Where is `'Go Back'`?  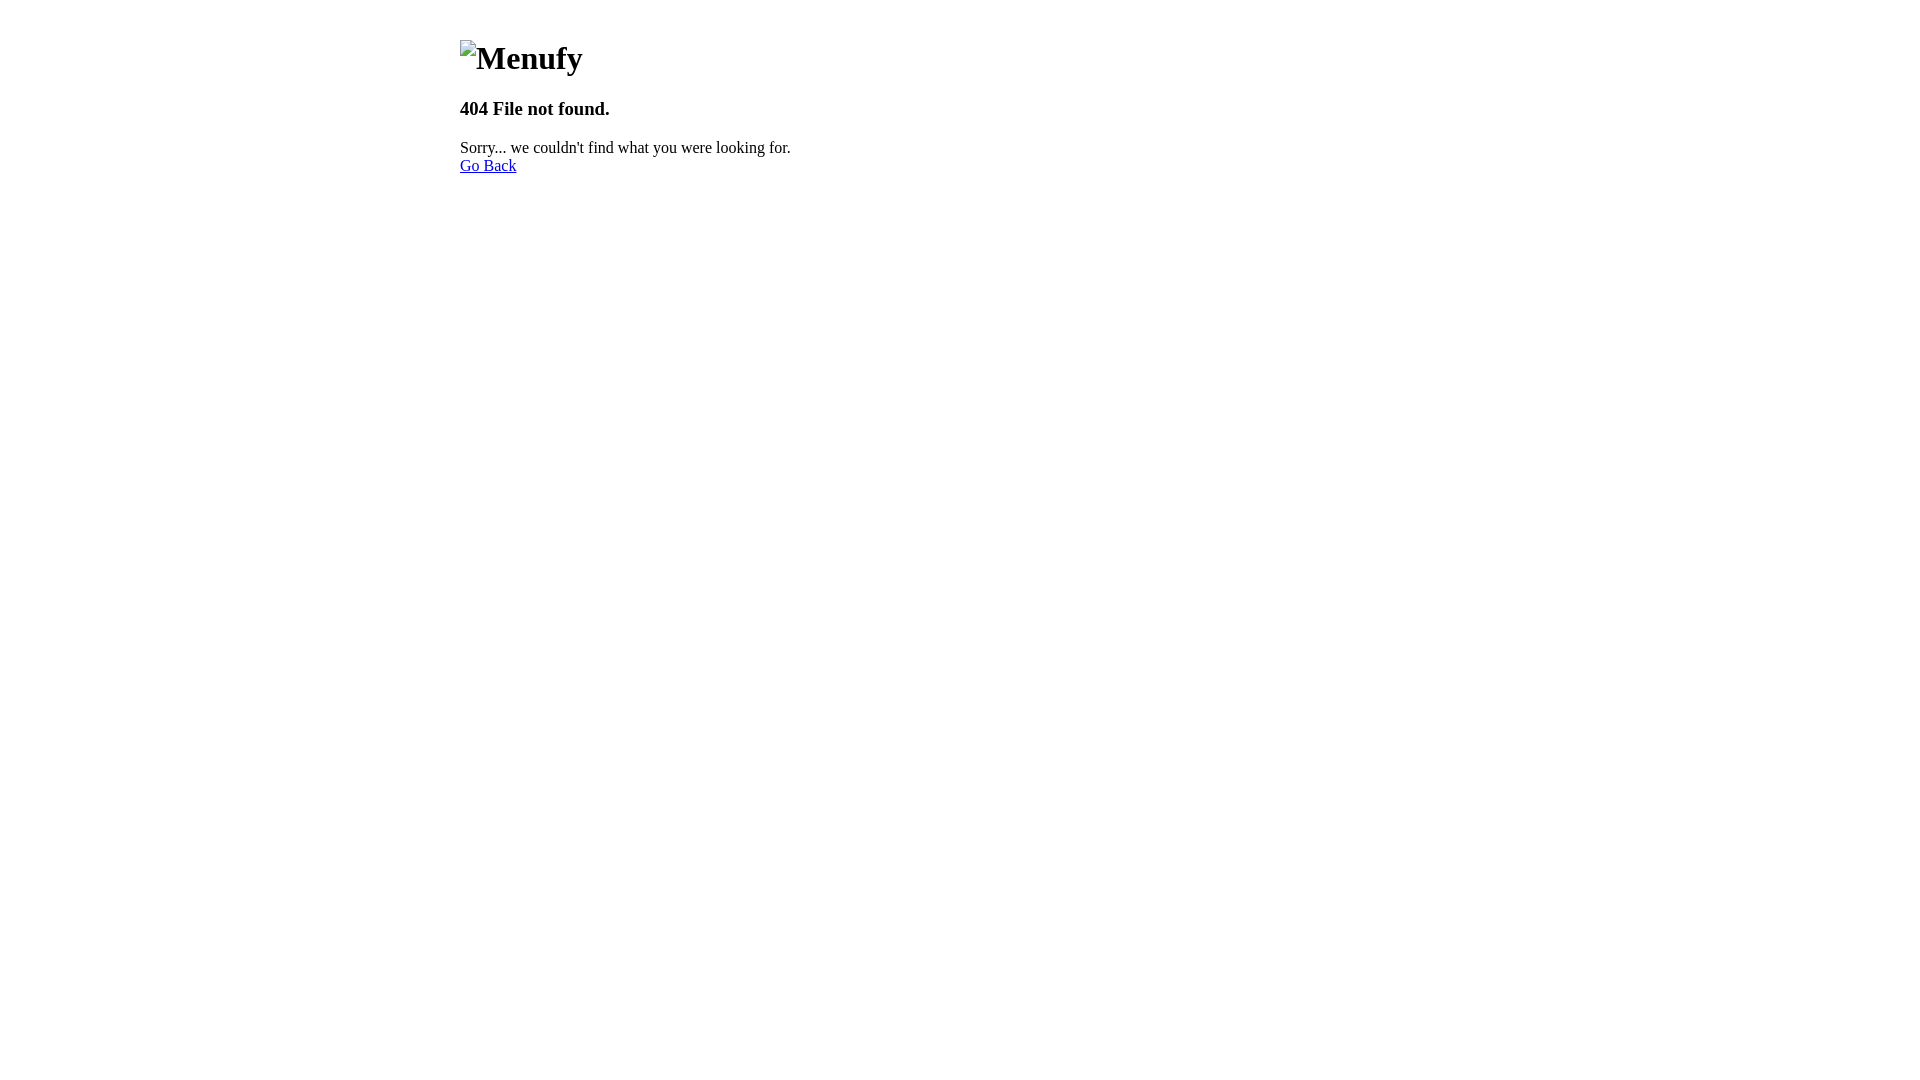 'Go Back' is located at coordinates (488, 164).